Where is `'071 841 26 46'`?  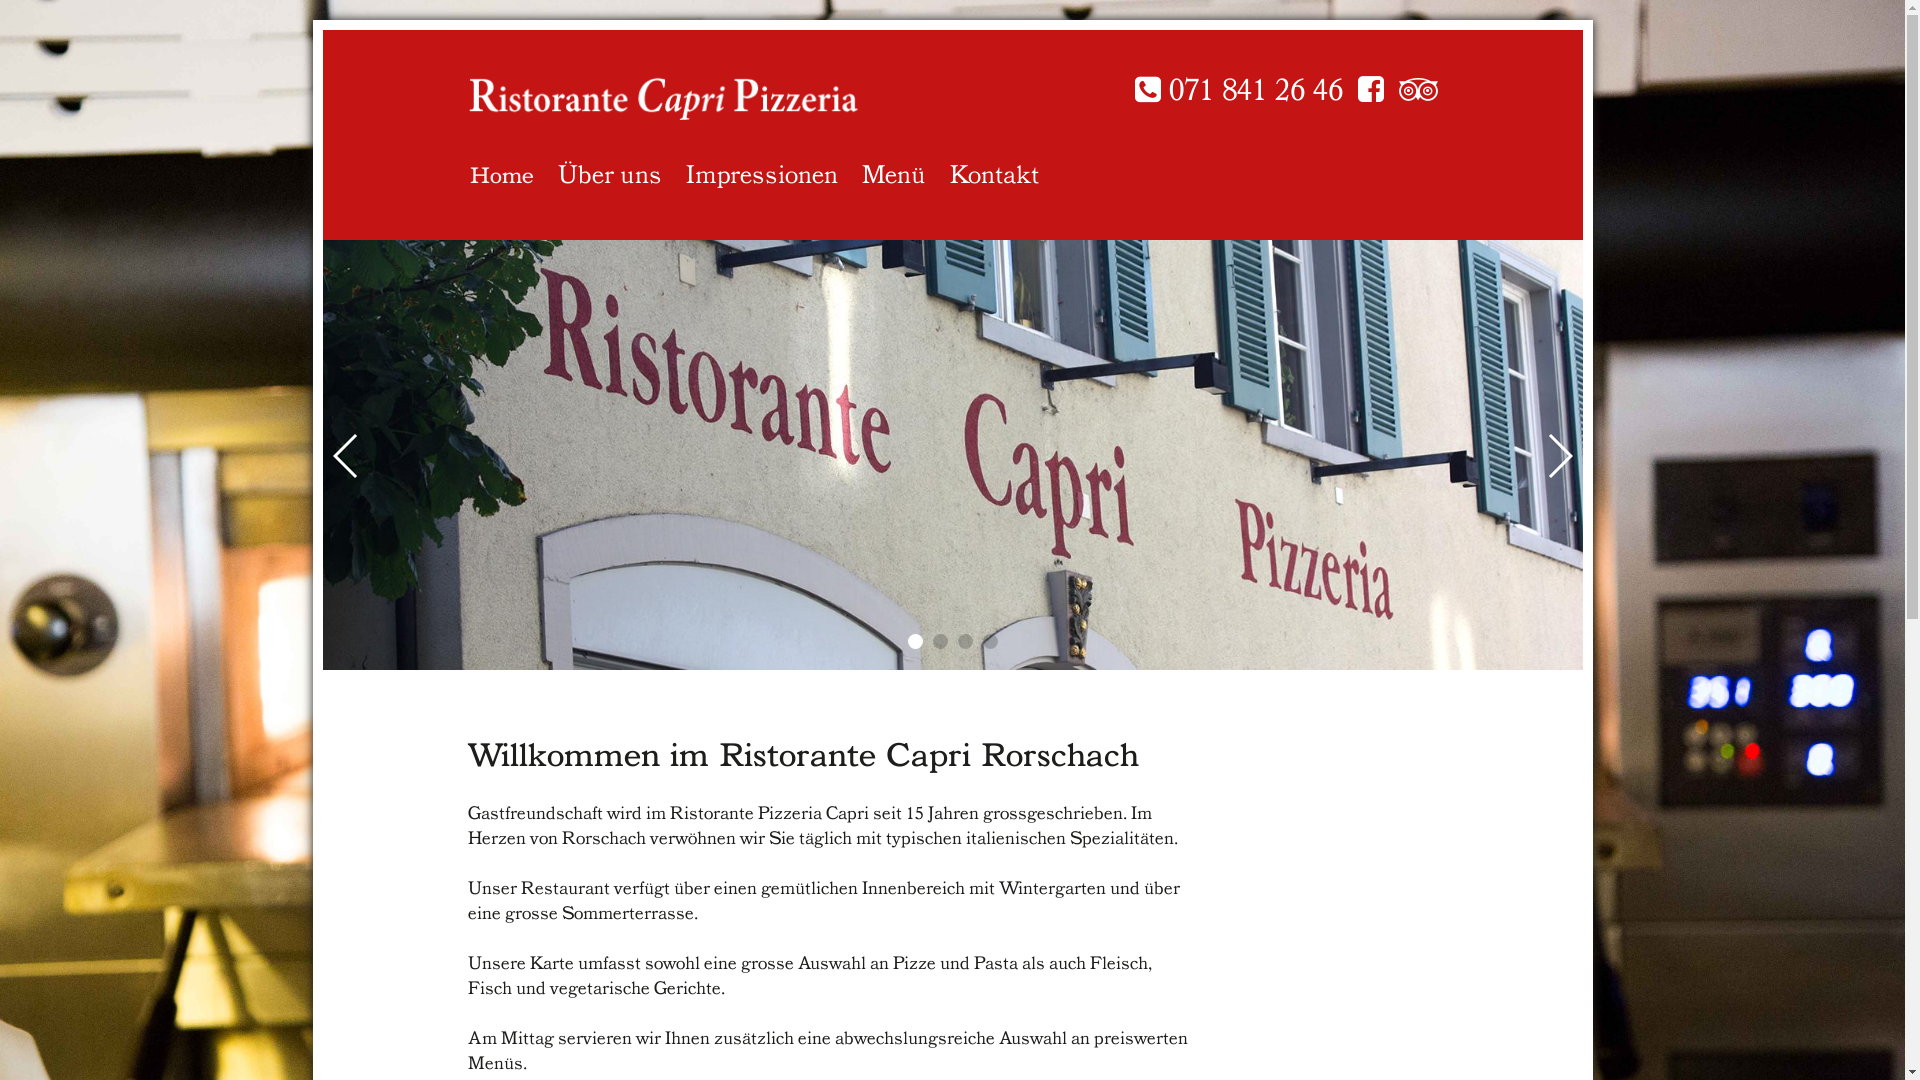 '071 841 26 46' is located at coordinates (1133, 88).